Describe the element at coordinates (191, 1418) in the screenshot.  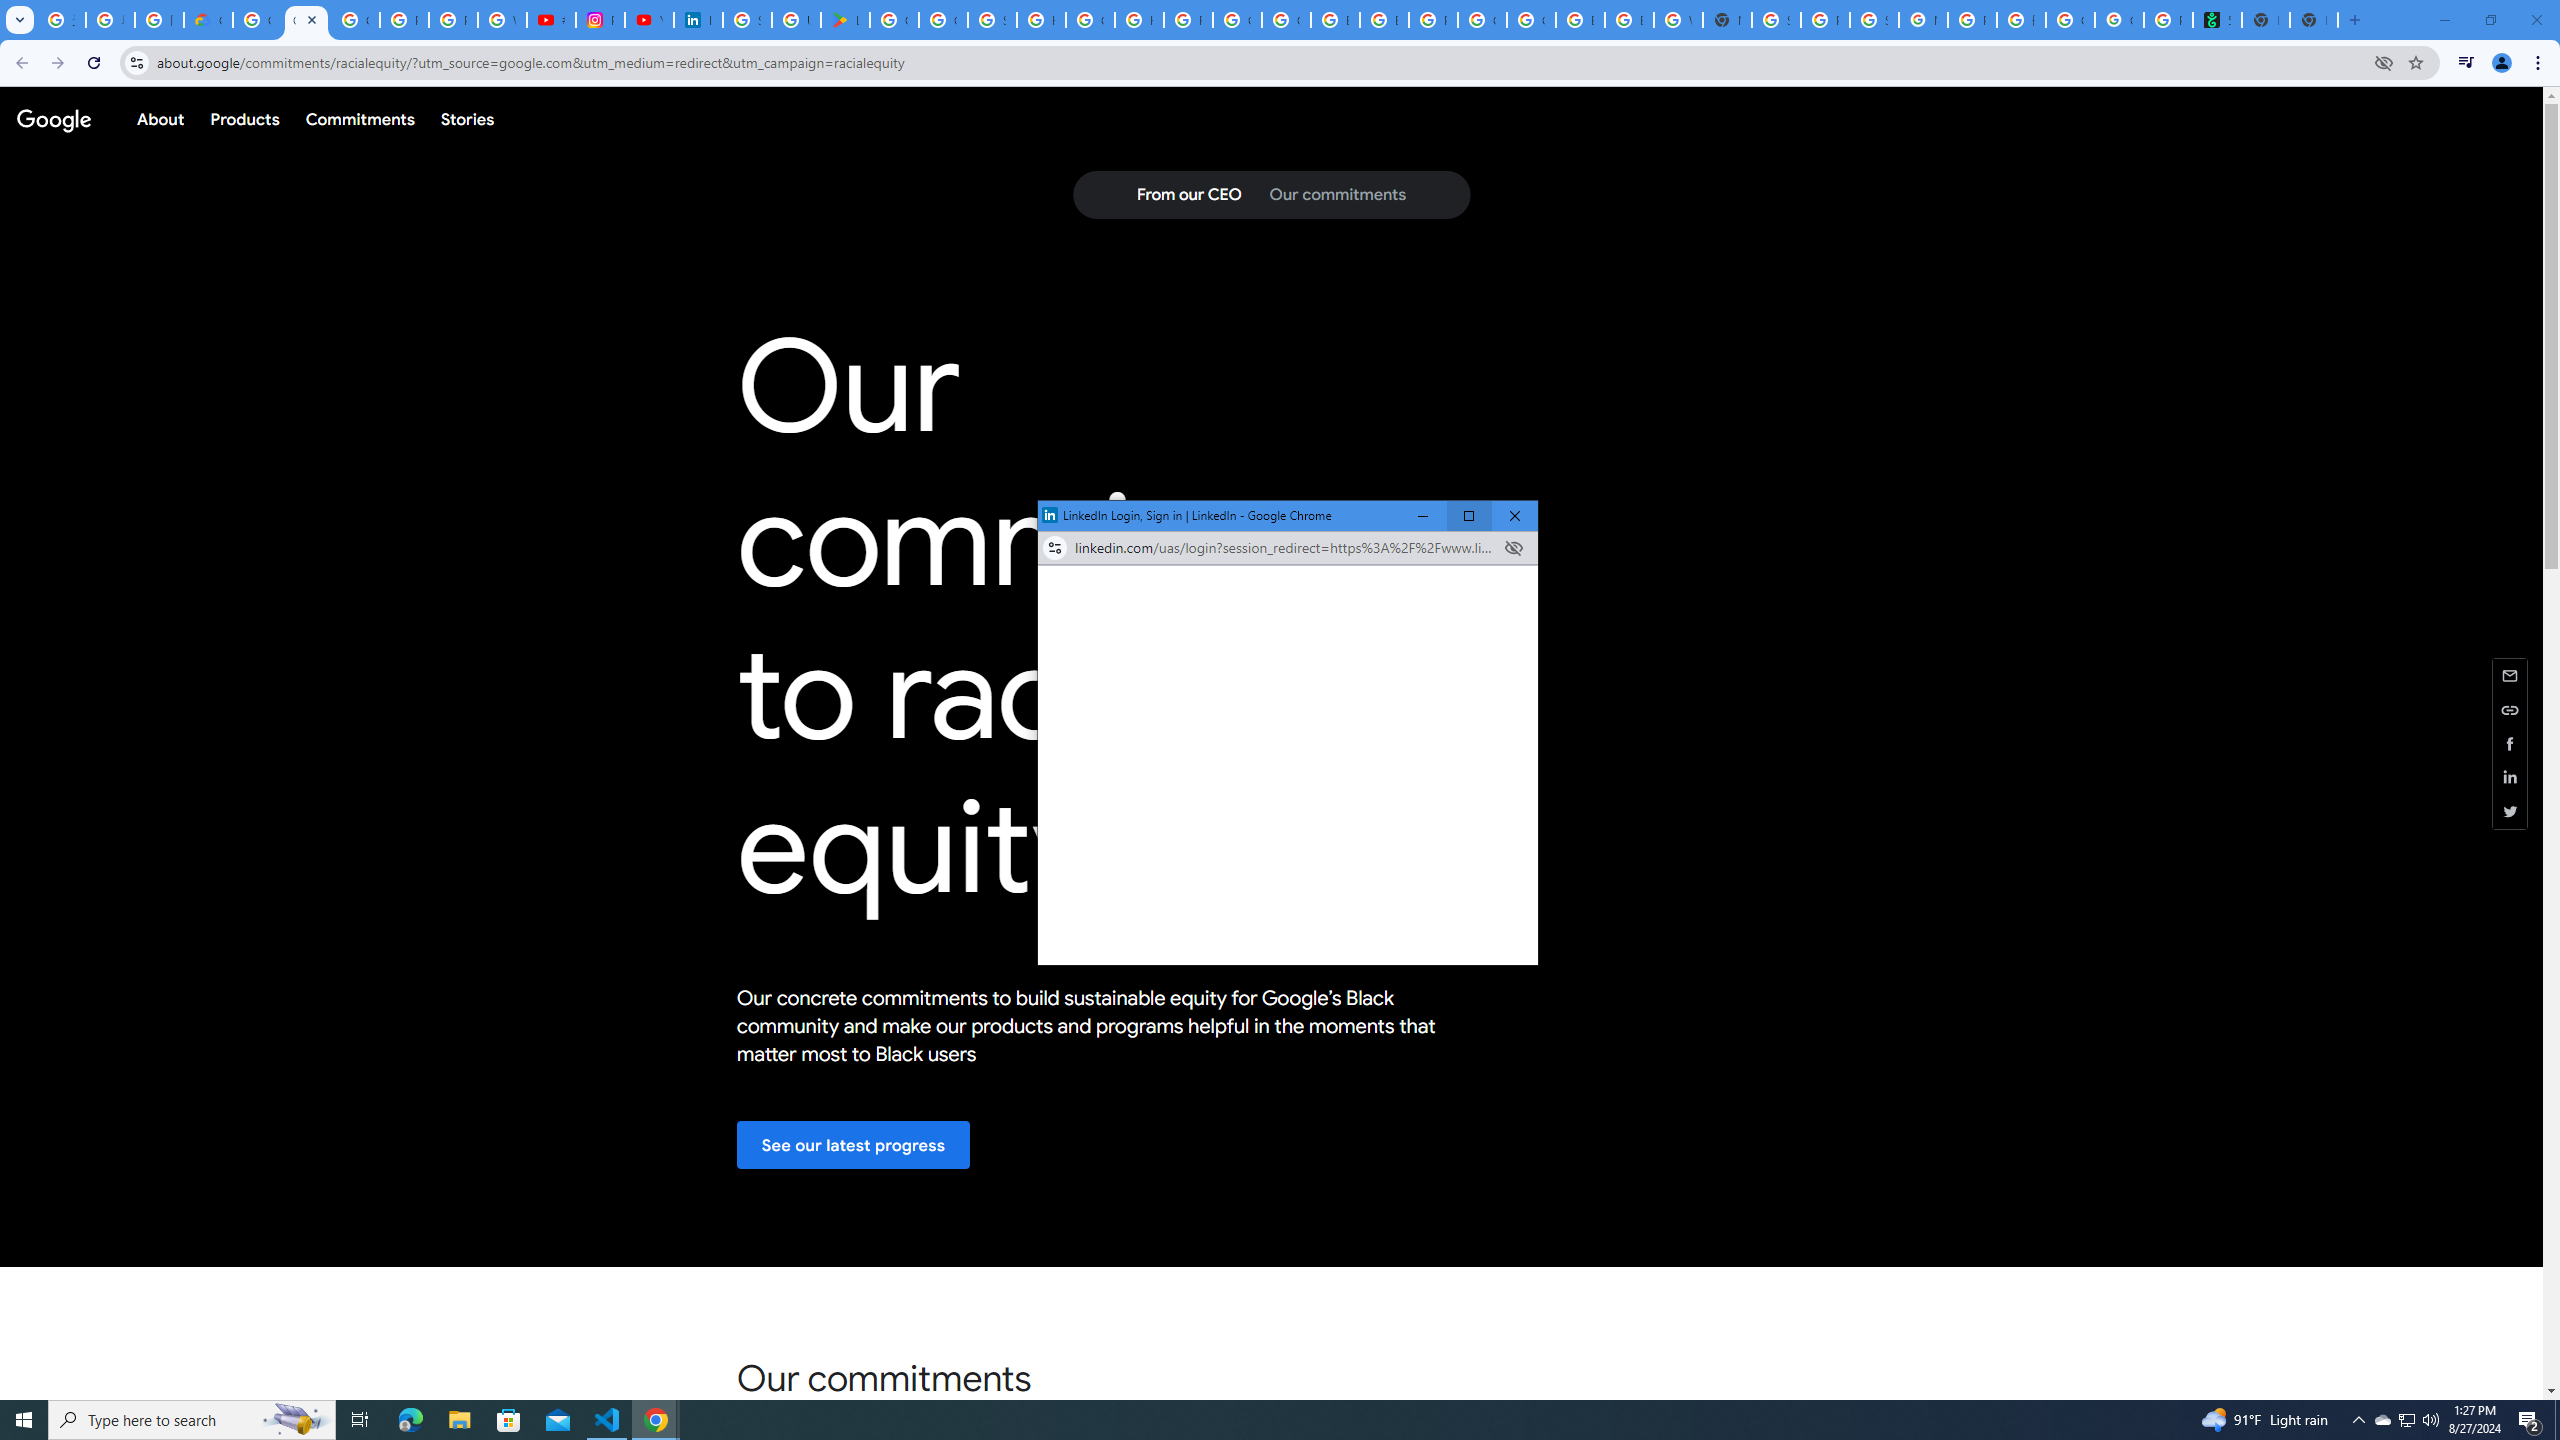
I see `'Type here to search'` at that location.